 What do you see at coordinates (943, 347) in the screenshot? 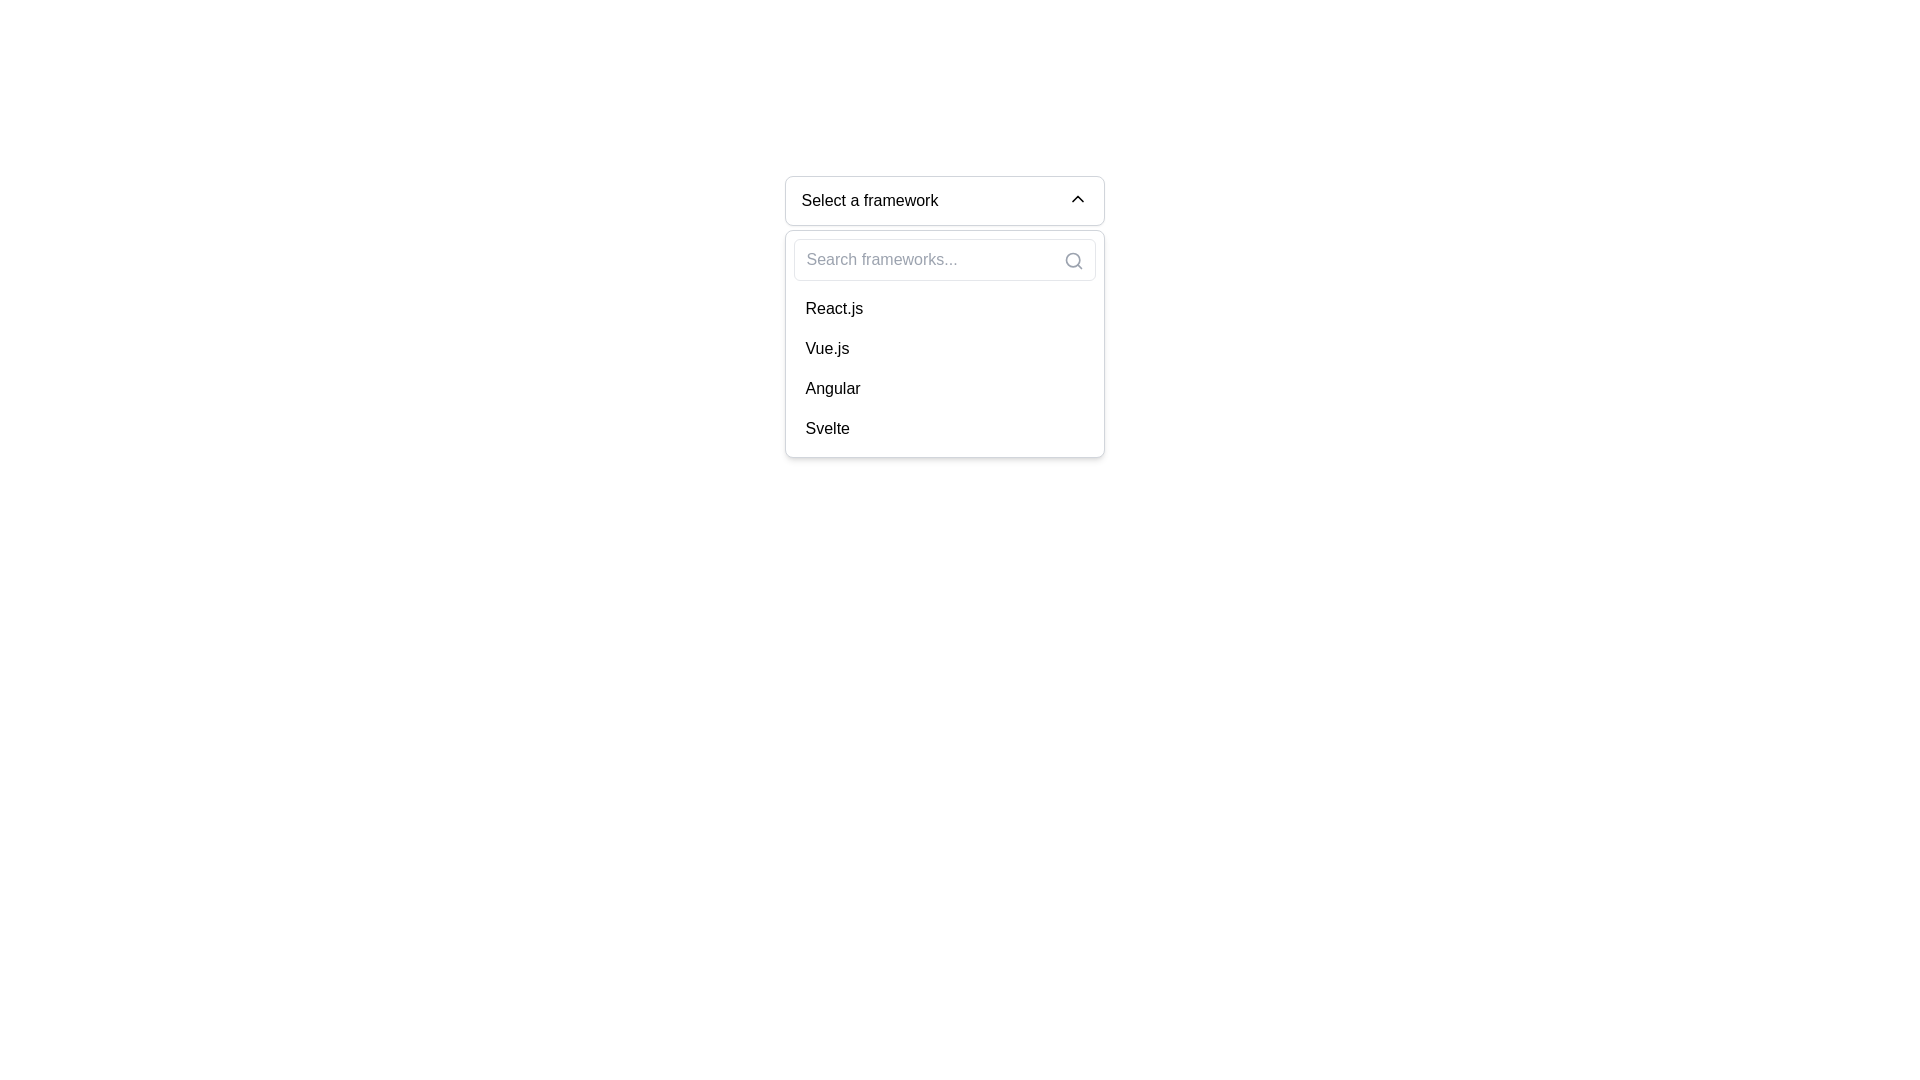
I see `the 'Vue.js' option in the dropdown list` at bounding box center [943, 347].